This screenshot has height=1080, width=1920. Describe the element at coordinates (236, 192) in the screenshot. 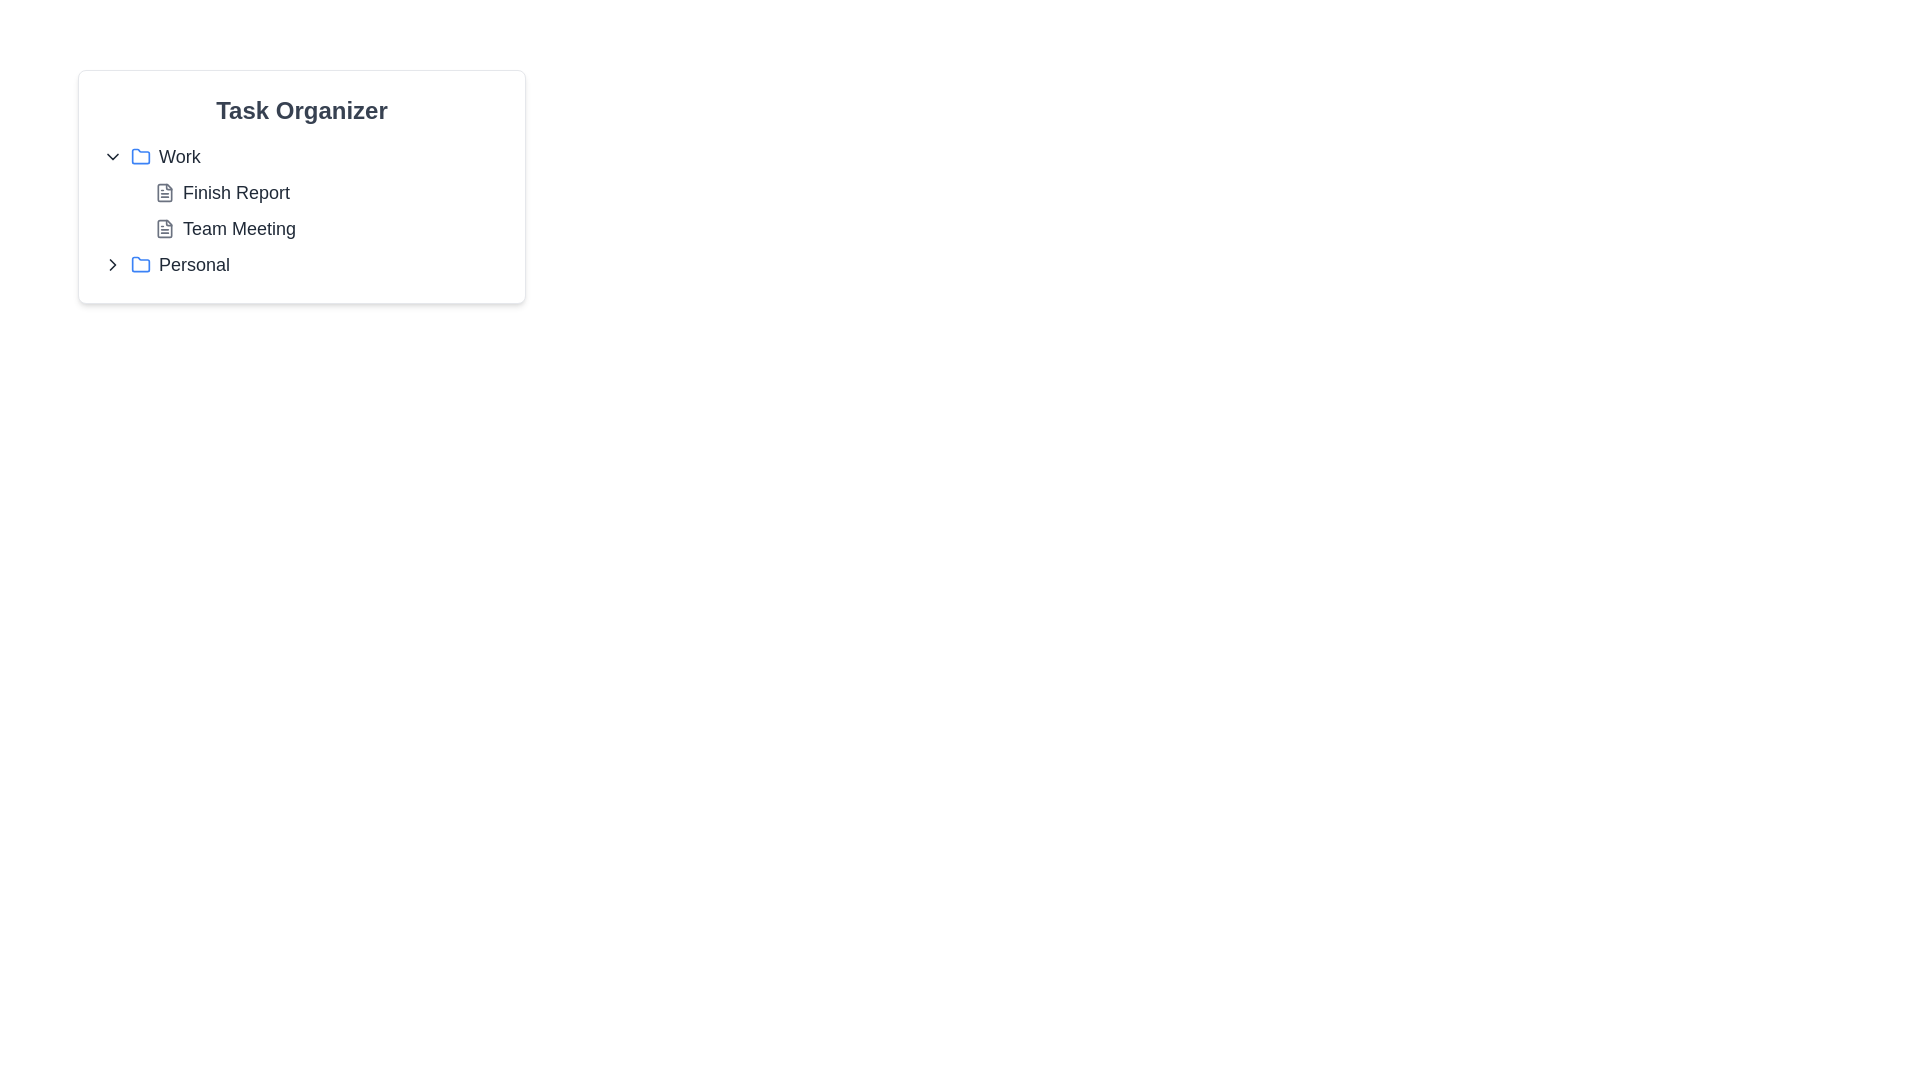

I see `the 'Finish Report' text label, which is prominently displayed in a sans-serif font within the 'Work' section of the 'Task Organizer' menu` at that location.